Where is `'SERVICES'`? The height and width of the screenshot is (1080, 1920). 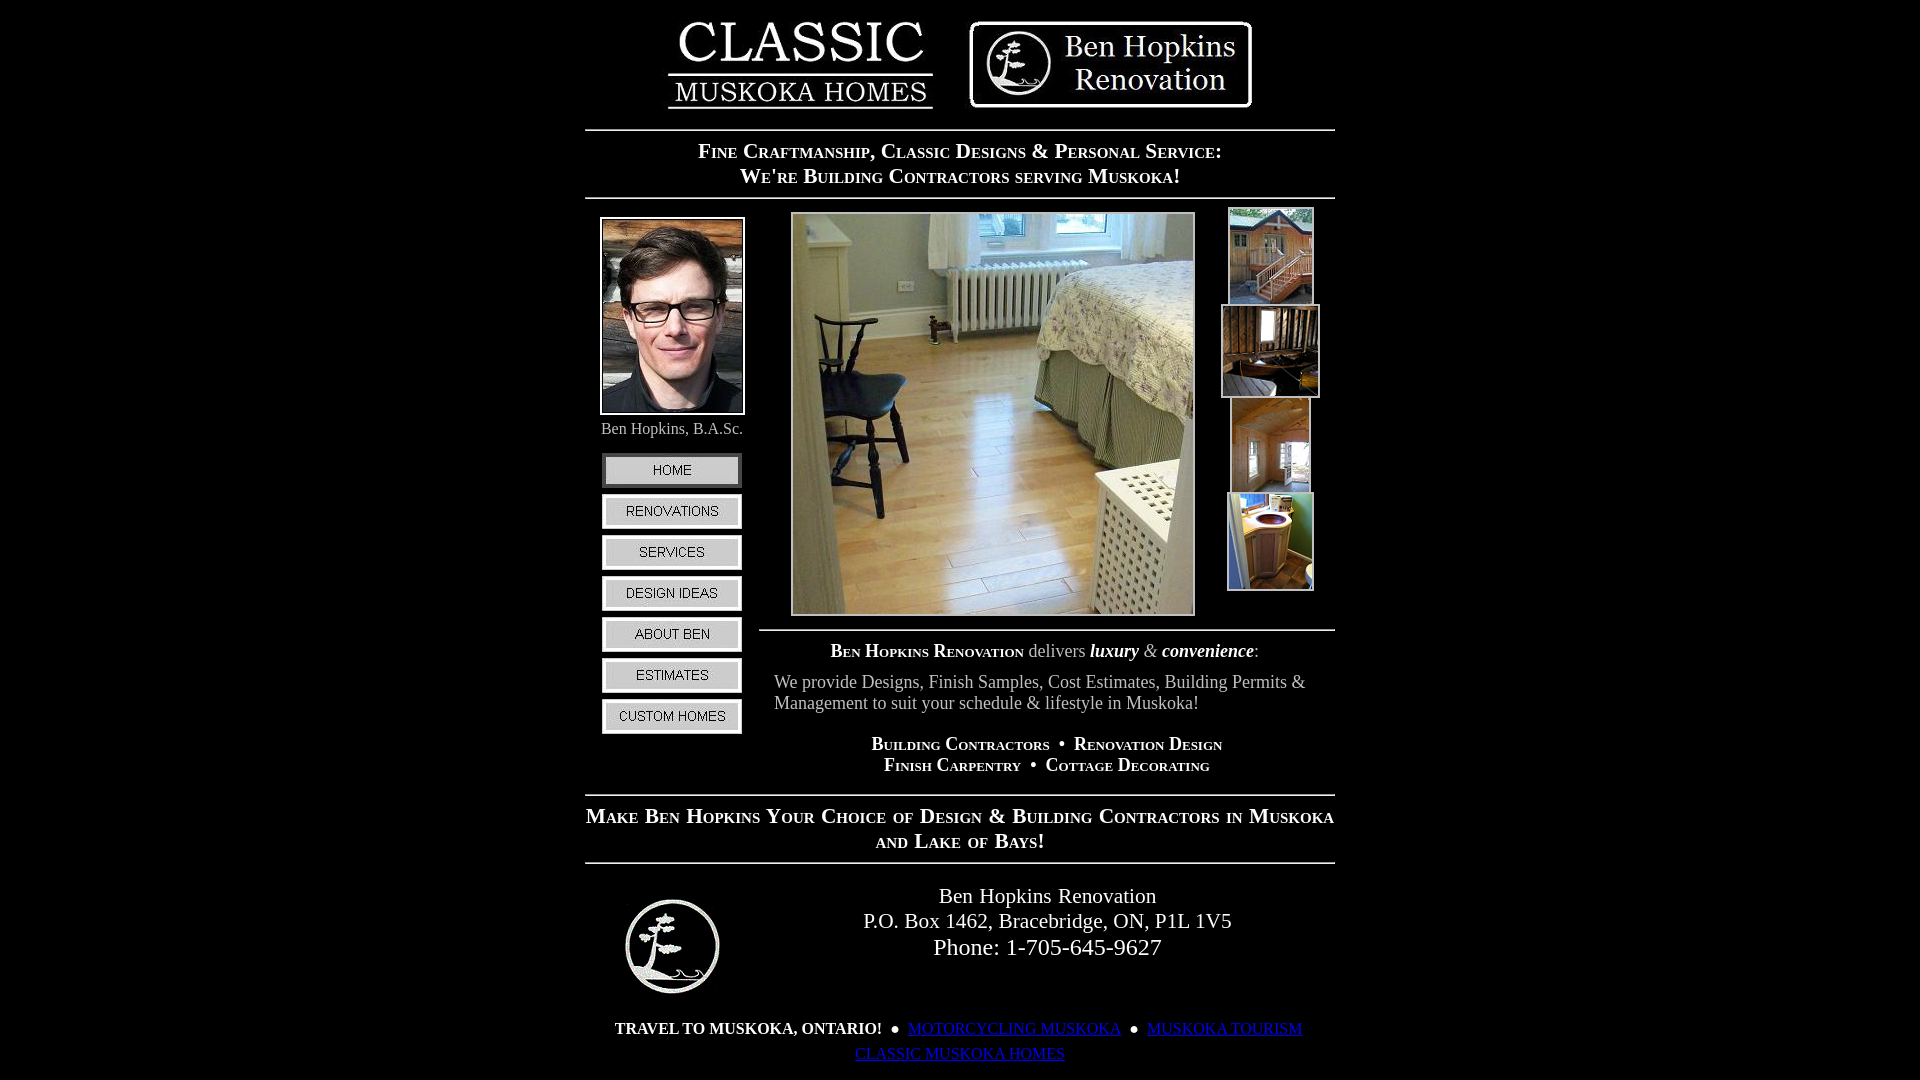 'SERVICES' is located at coordinates (672, 567).